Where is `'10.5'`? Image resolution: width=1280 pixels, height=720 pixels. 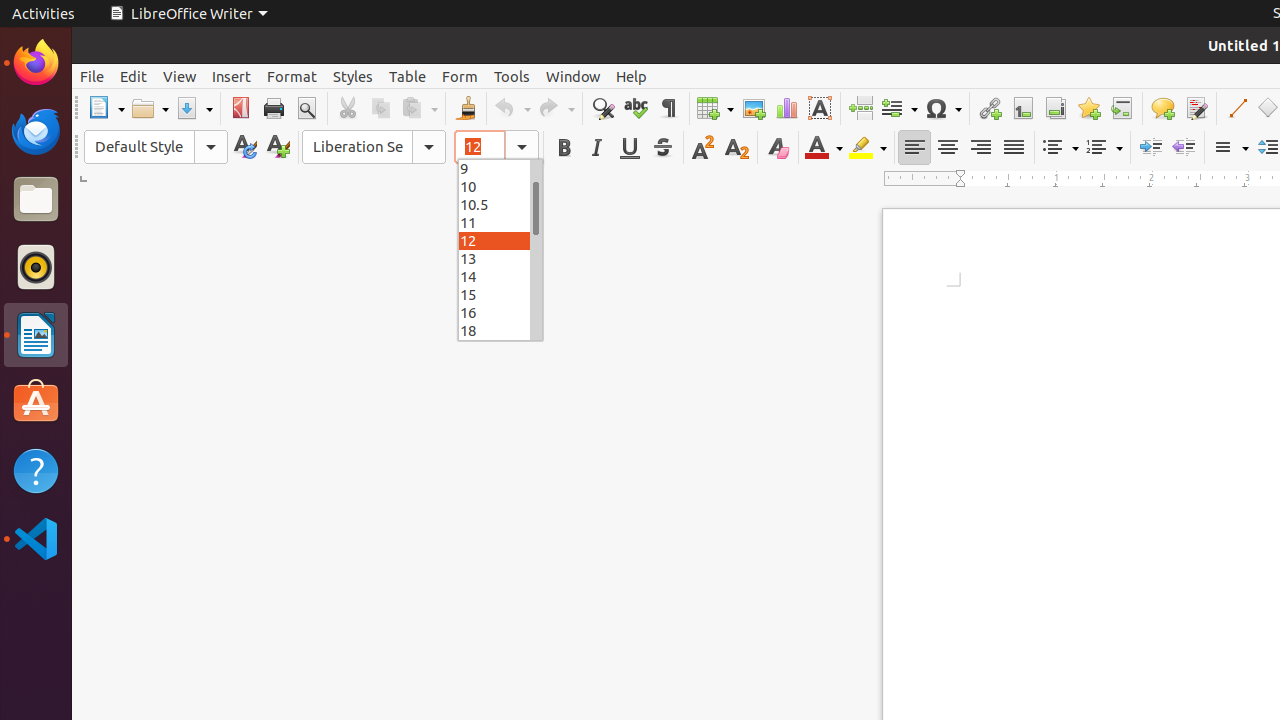 '10.5' is located at coordinates (500, 203).